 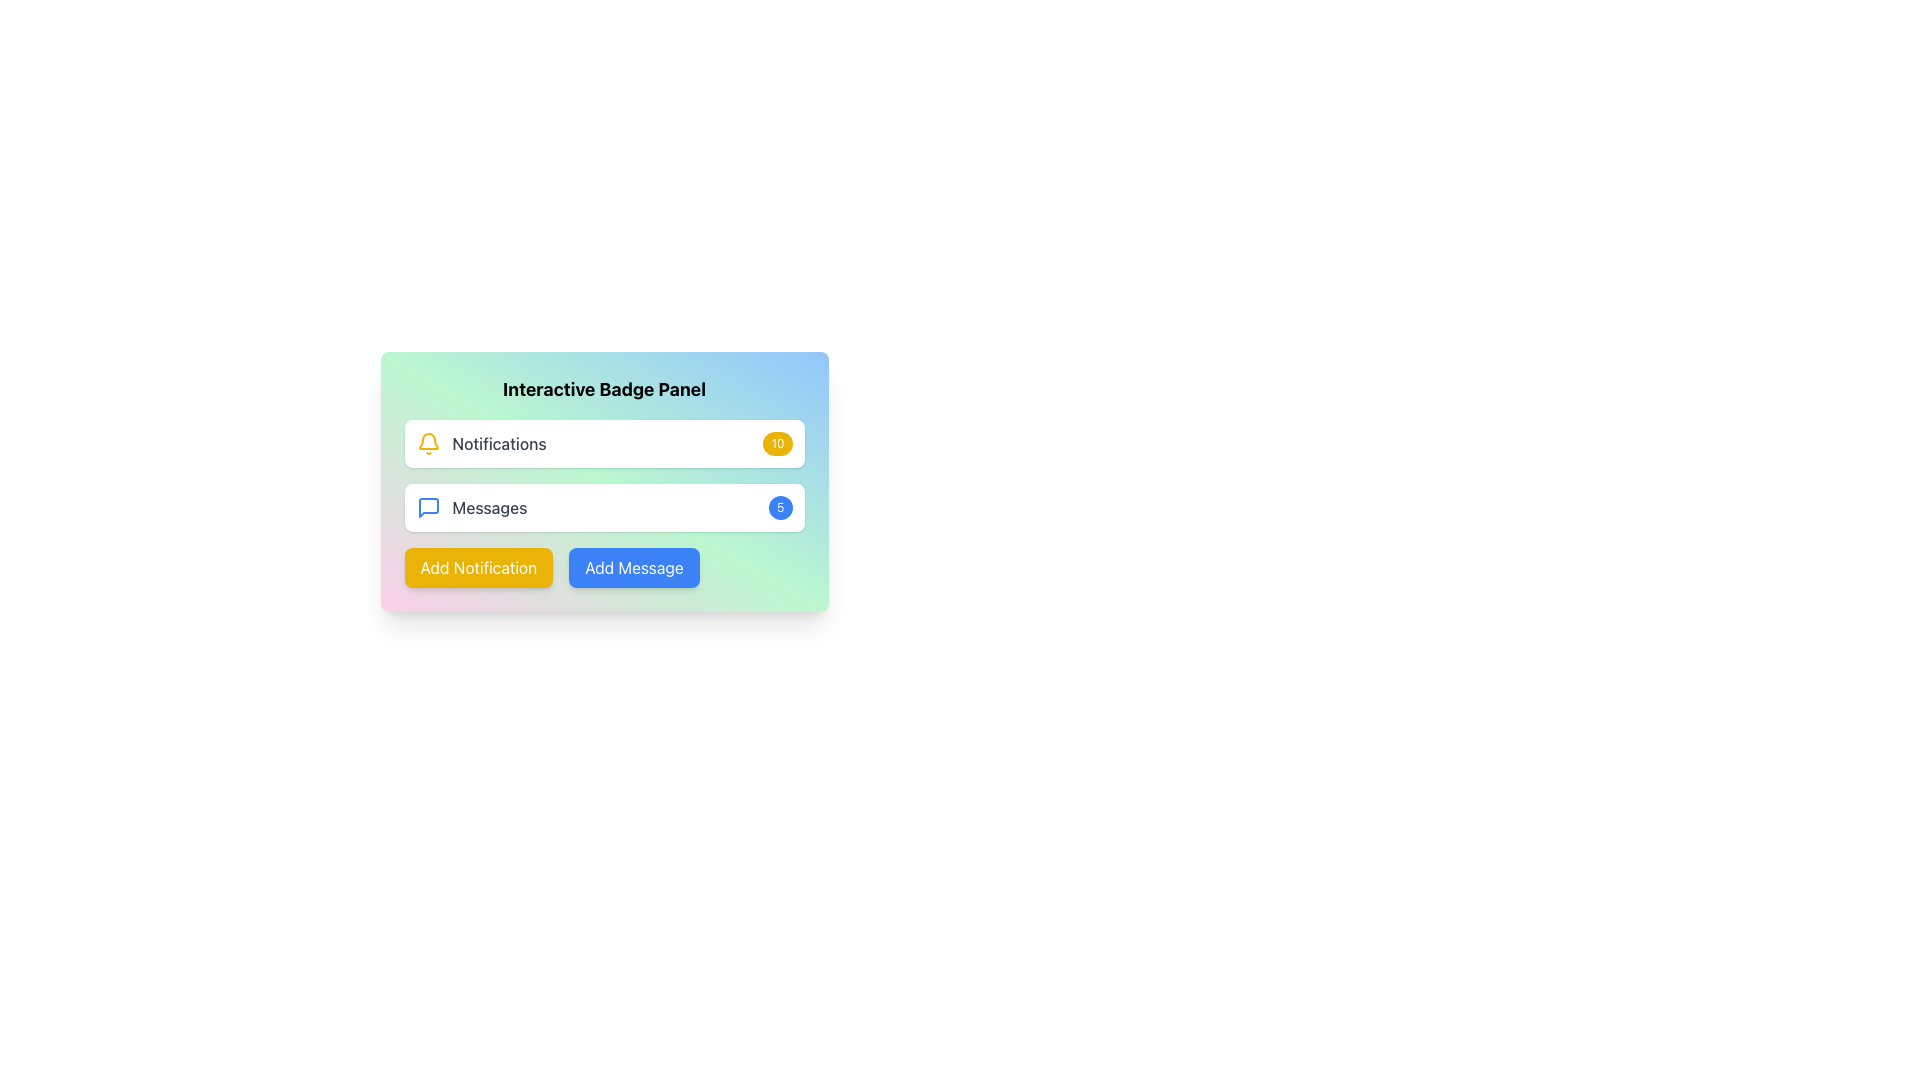 What do you see at coordinates (633, 567) in the screenshot?
I see `the interactive button located to the right of the 'Add Notification' button, situated at the bottom of the panel under the 'Messages' label and text box` at bounding box center [633, 567].